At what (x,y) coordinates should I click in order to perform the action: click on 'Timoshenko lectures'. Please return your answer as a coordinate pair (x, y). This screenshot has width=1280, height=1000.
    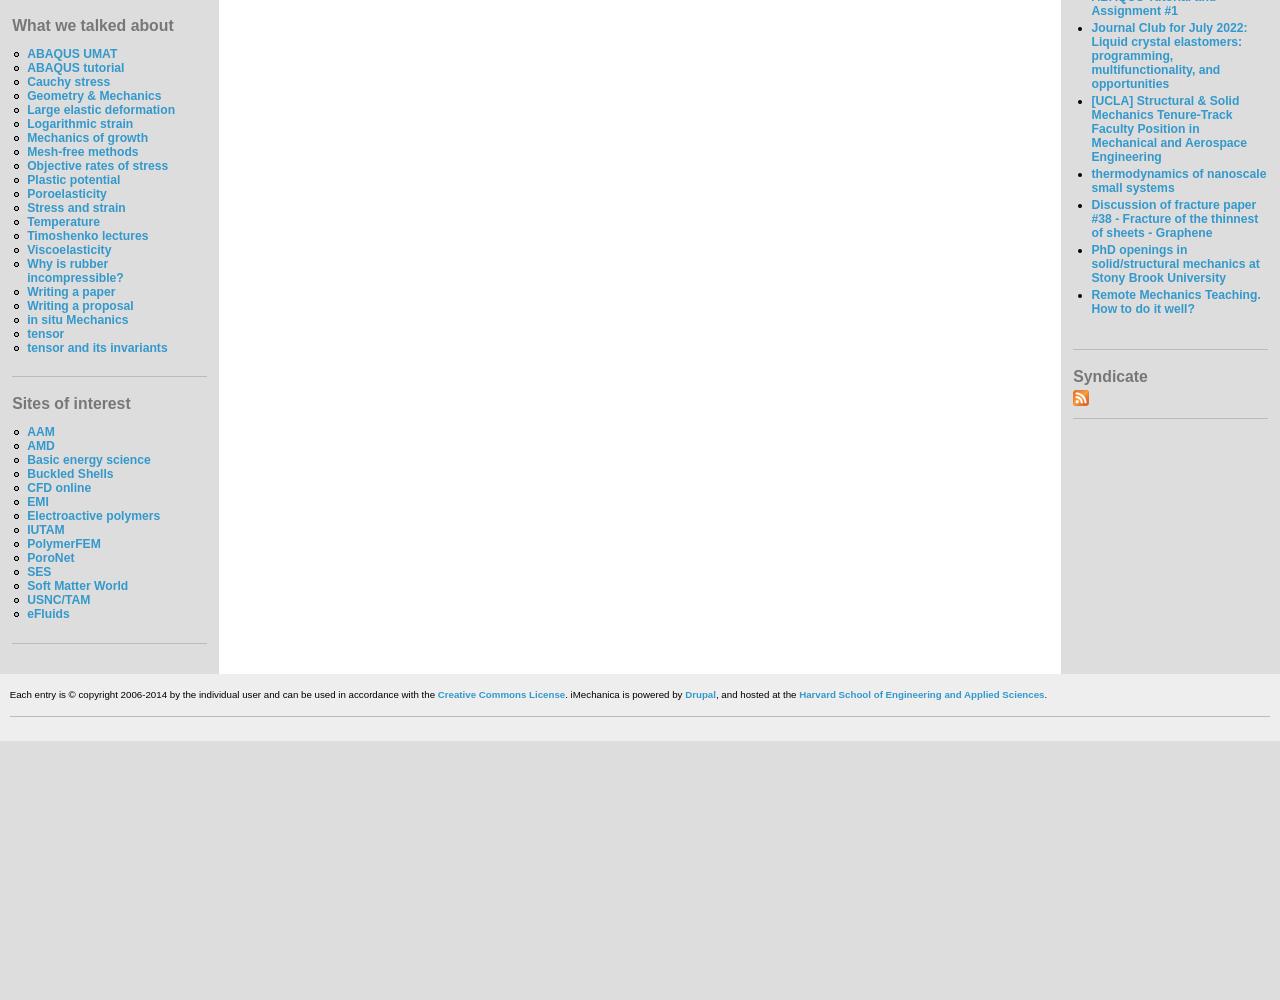
    Looking at the image, I should click on (86, 234).